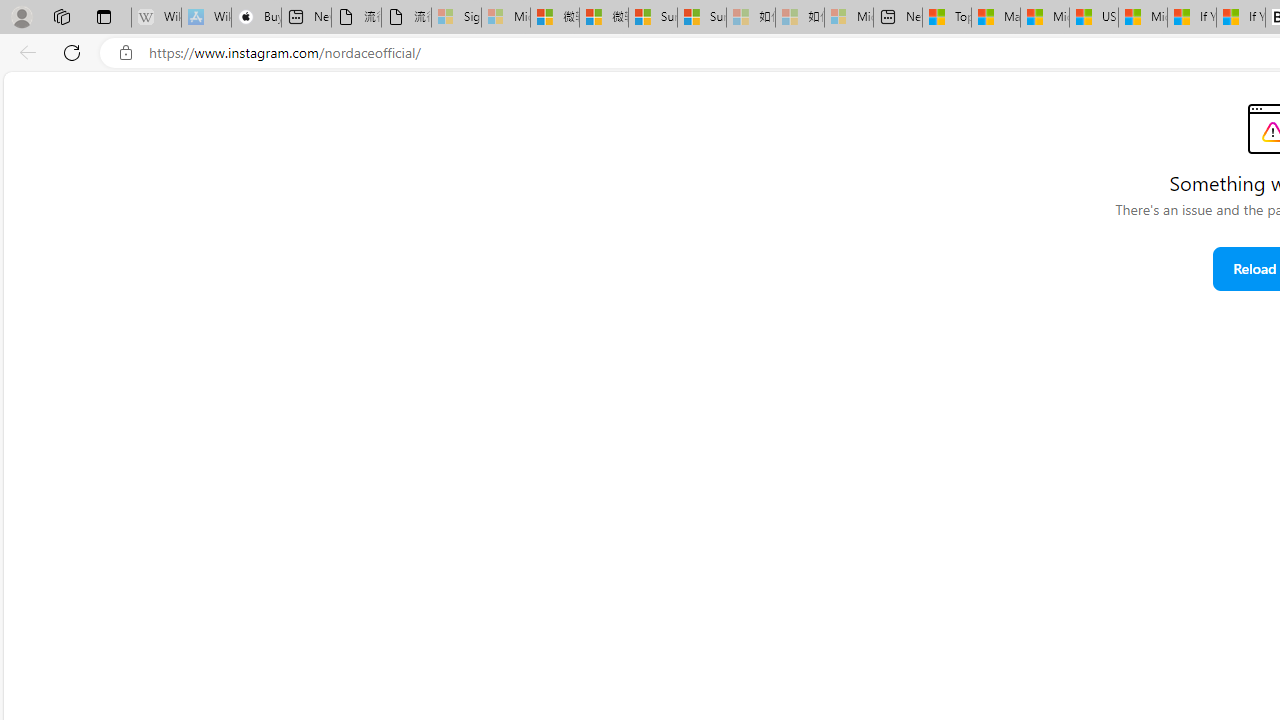 Image resolution: width=1280 pixels, height=720 pixels. What do you see at coordinates (455, 17) in the screenshot?
I see `'Sign in to your Microsoft account - Sleeping'` at bounding box center [455, 17].